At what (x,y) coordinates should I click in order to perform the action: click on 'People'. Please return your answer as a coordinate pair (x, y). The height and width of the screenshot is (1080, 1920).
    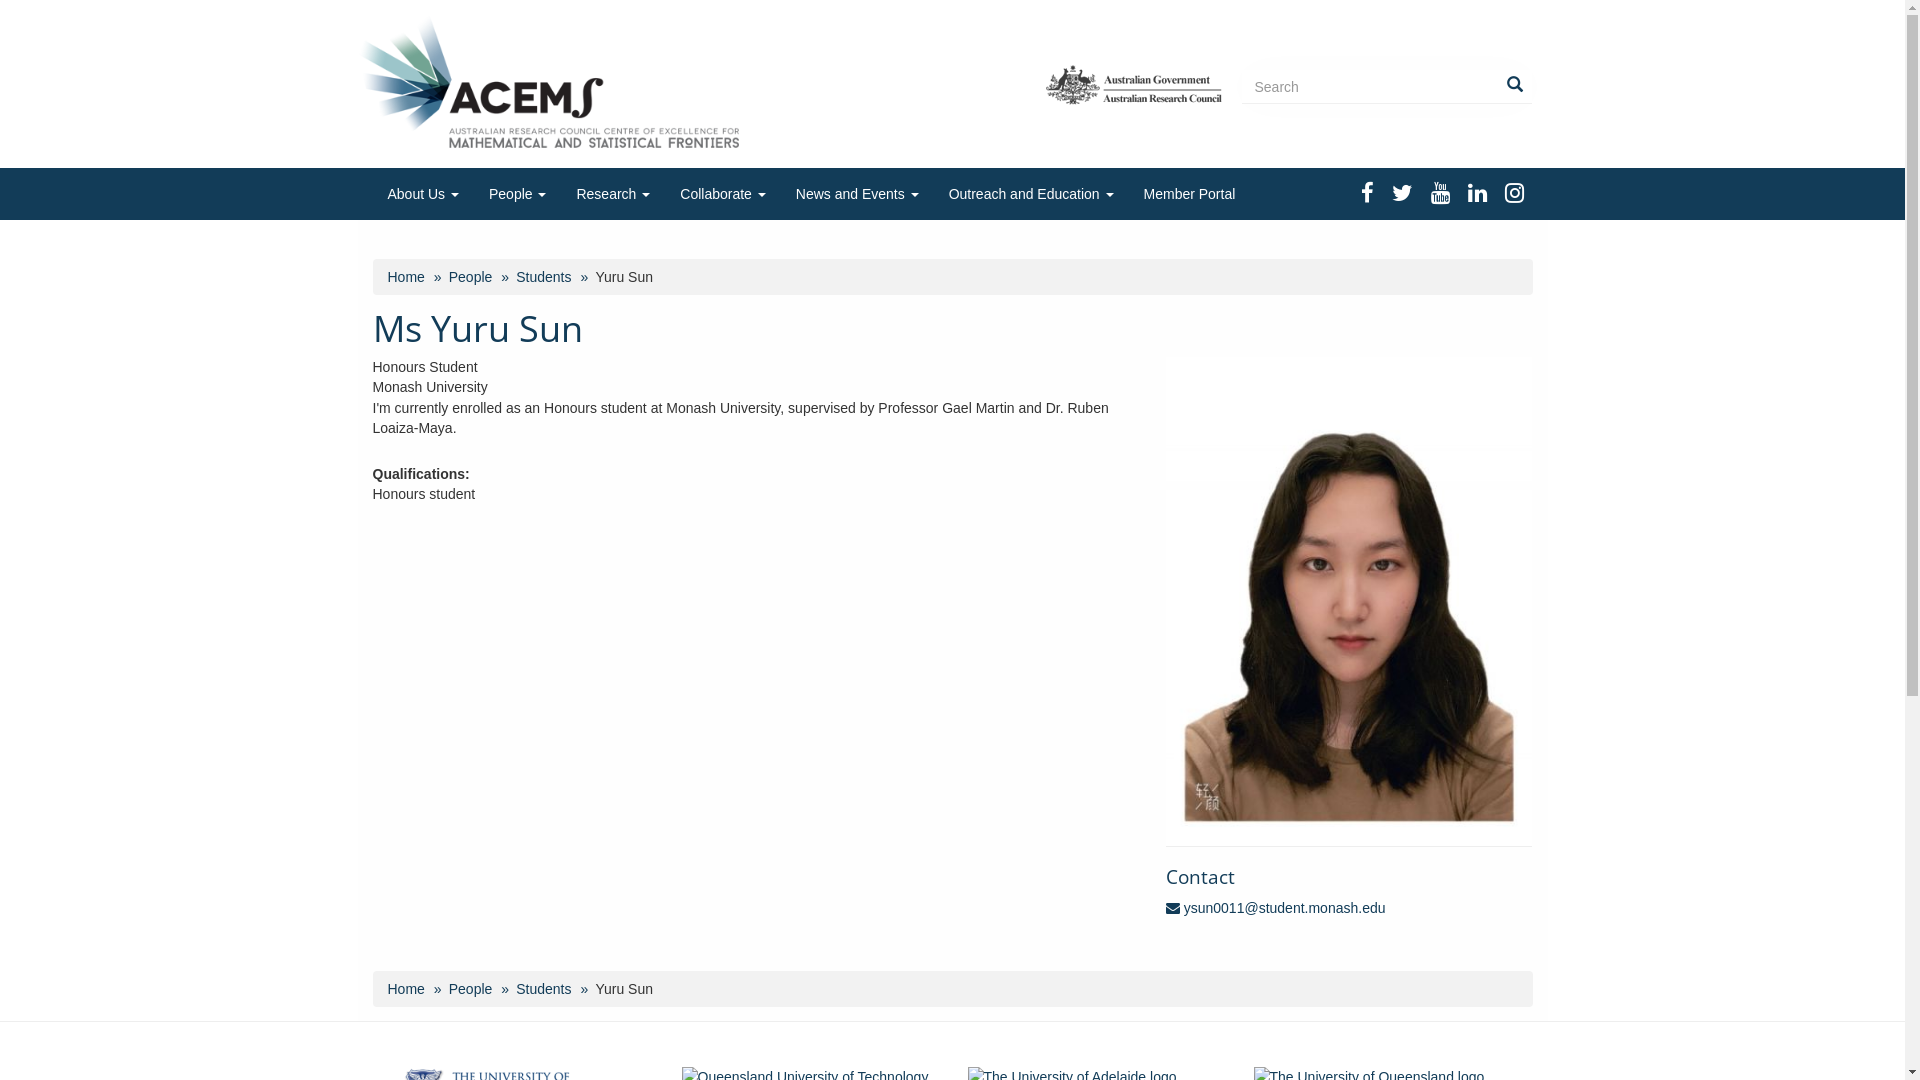
    Looking at the image, I should click on (469, 987).